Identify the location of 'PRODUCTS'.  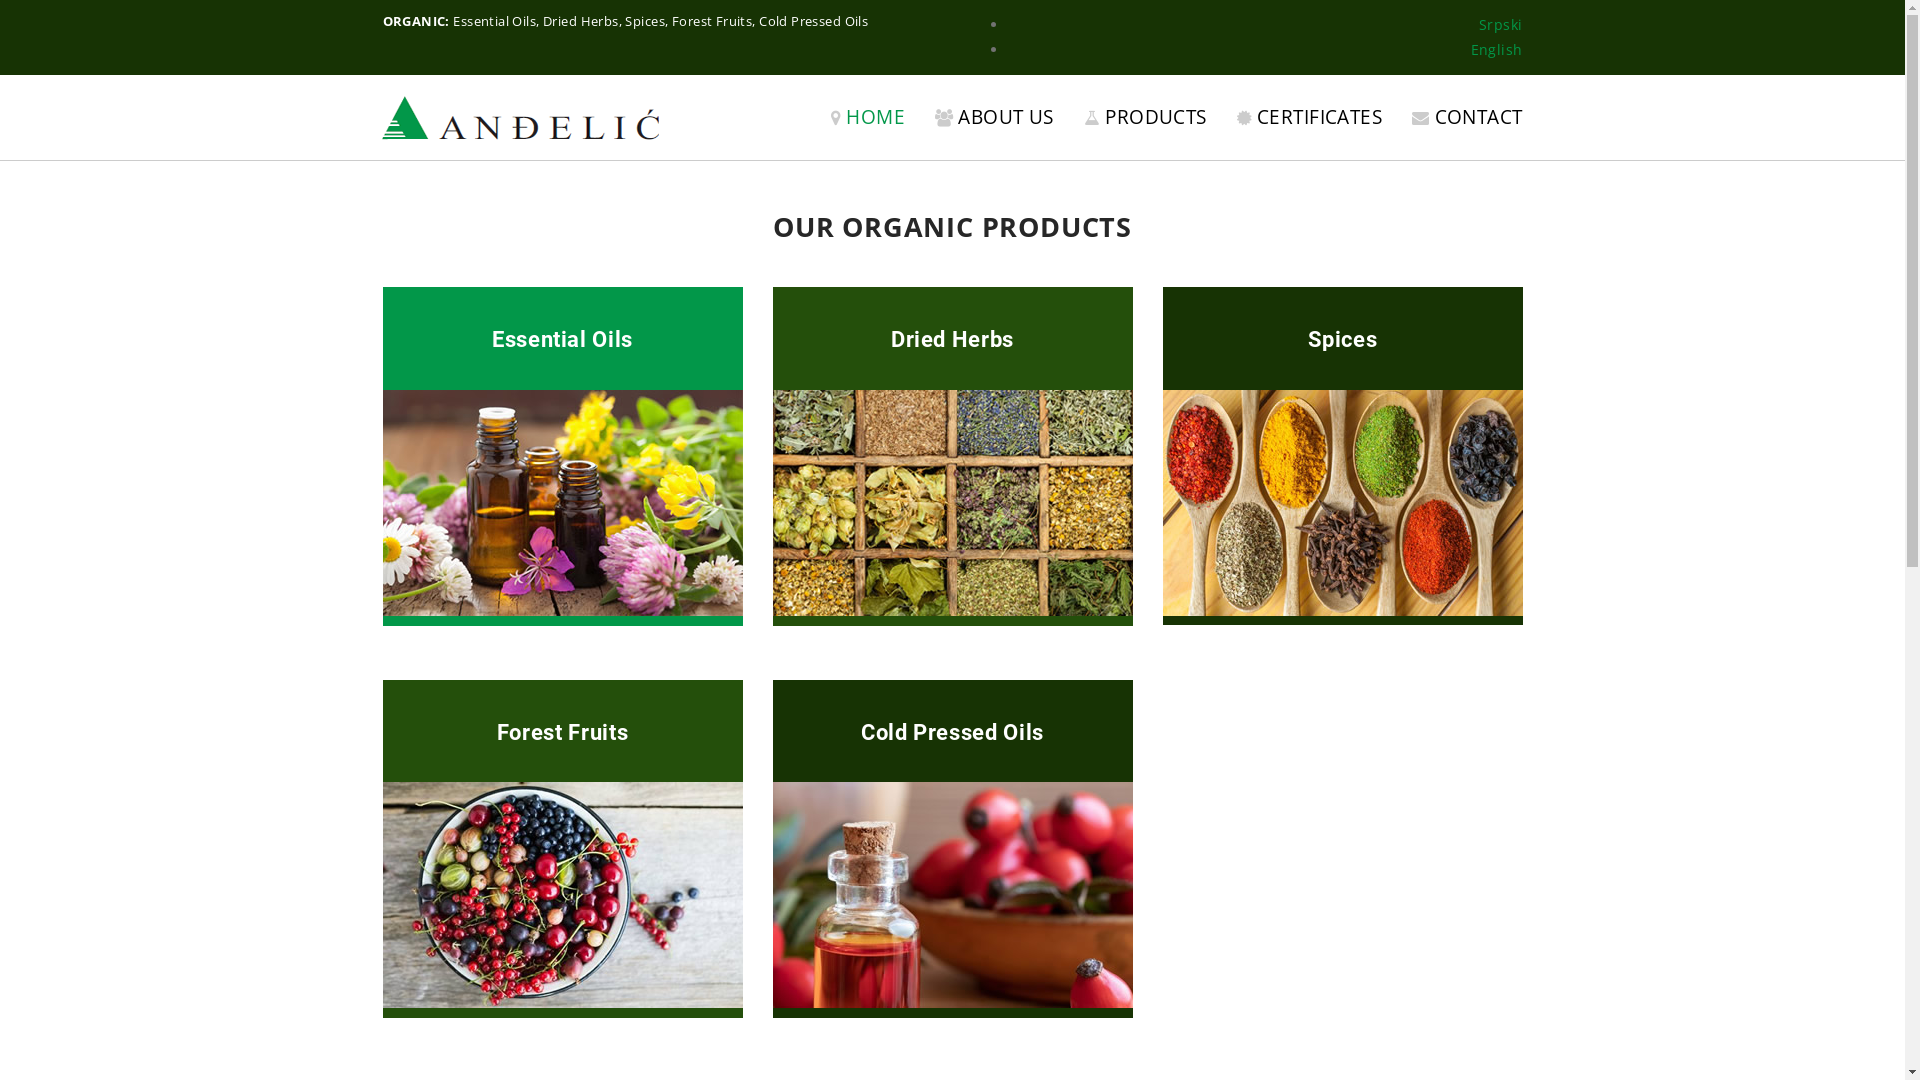
(1145, 117).